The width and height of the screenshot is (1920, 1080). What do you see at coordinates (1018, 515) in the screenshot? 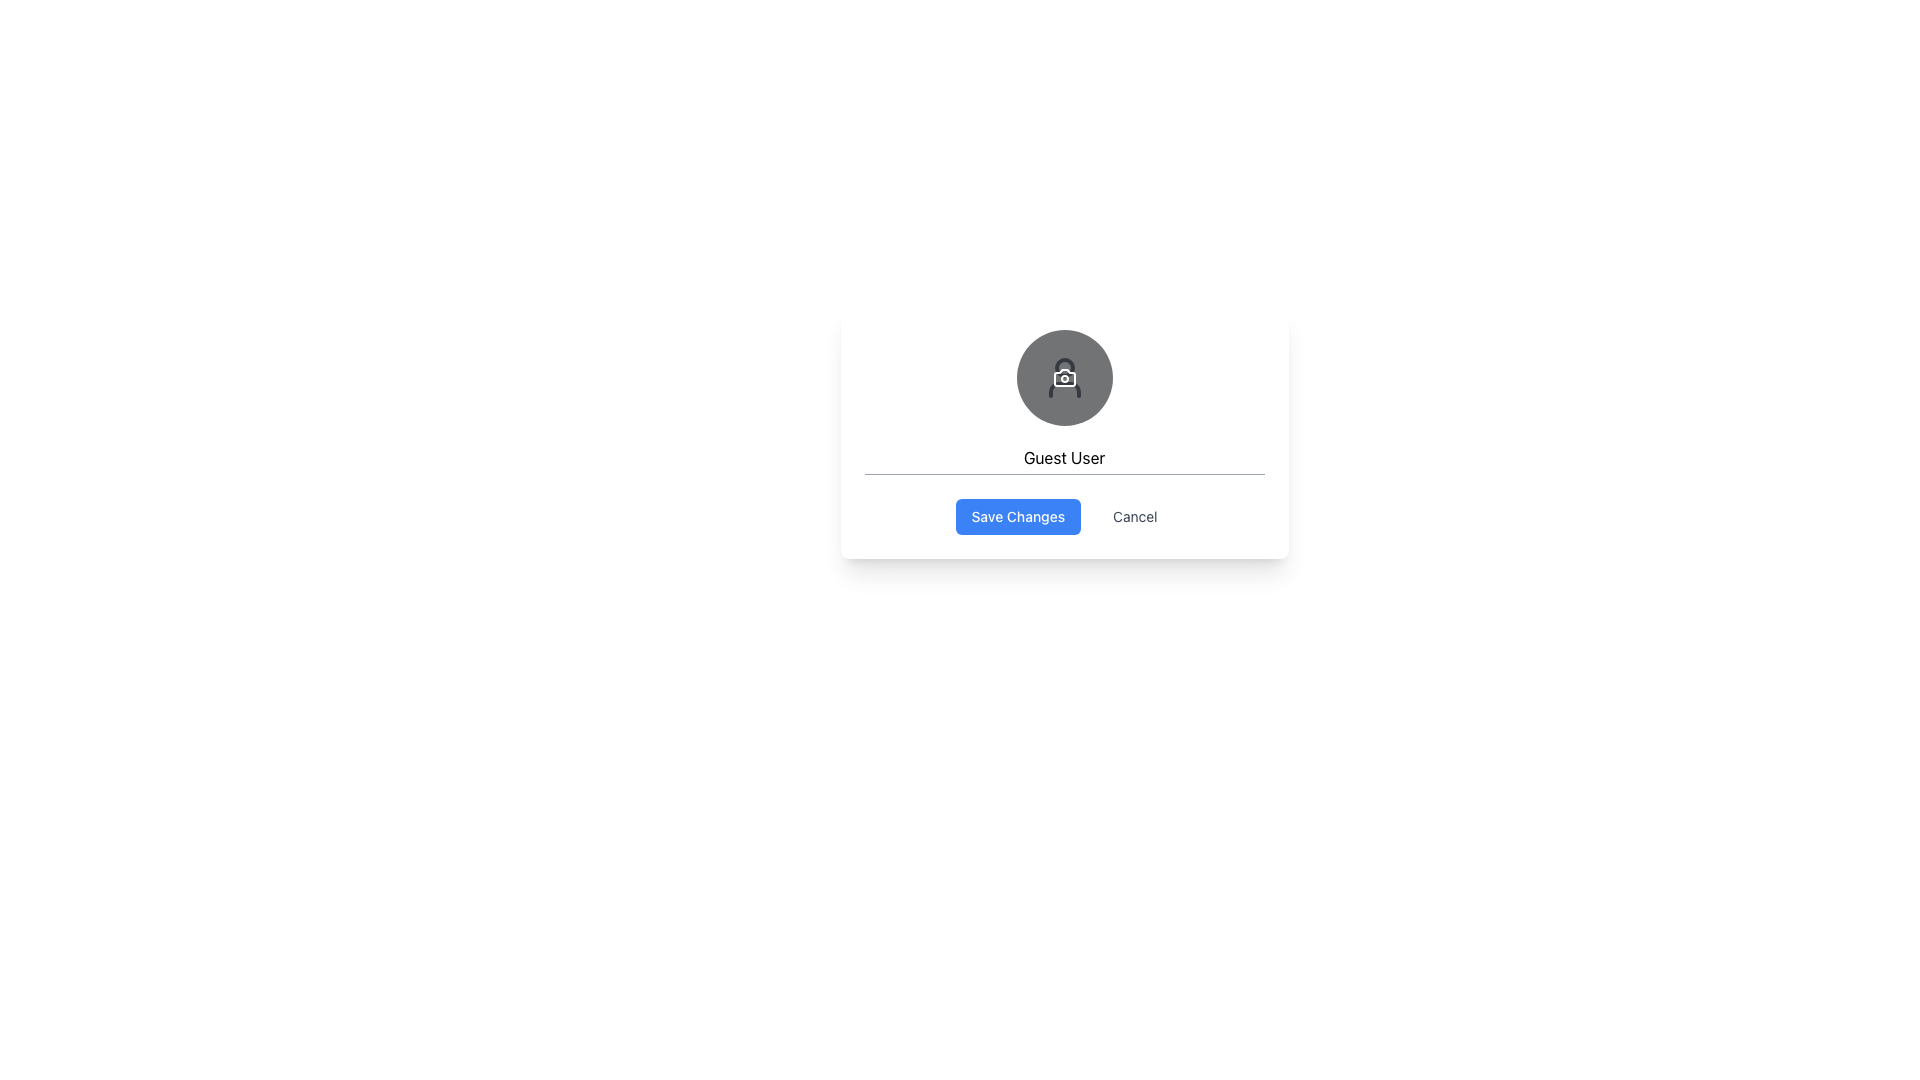
I see `the 'Save Changes' button, which is a rectangular button with a vibrant blue background and white text, located in the centered modal dialog below the 'Guest User' label` at bounding box center [1018, 515].